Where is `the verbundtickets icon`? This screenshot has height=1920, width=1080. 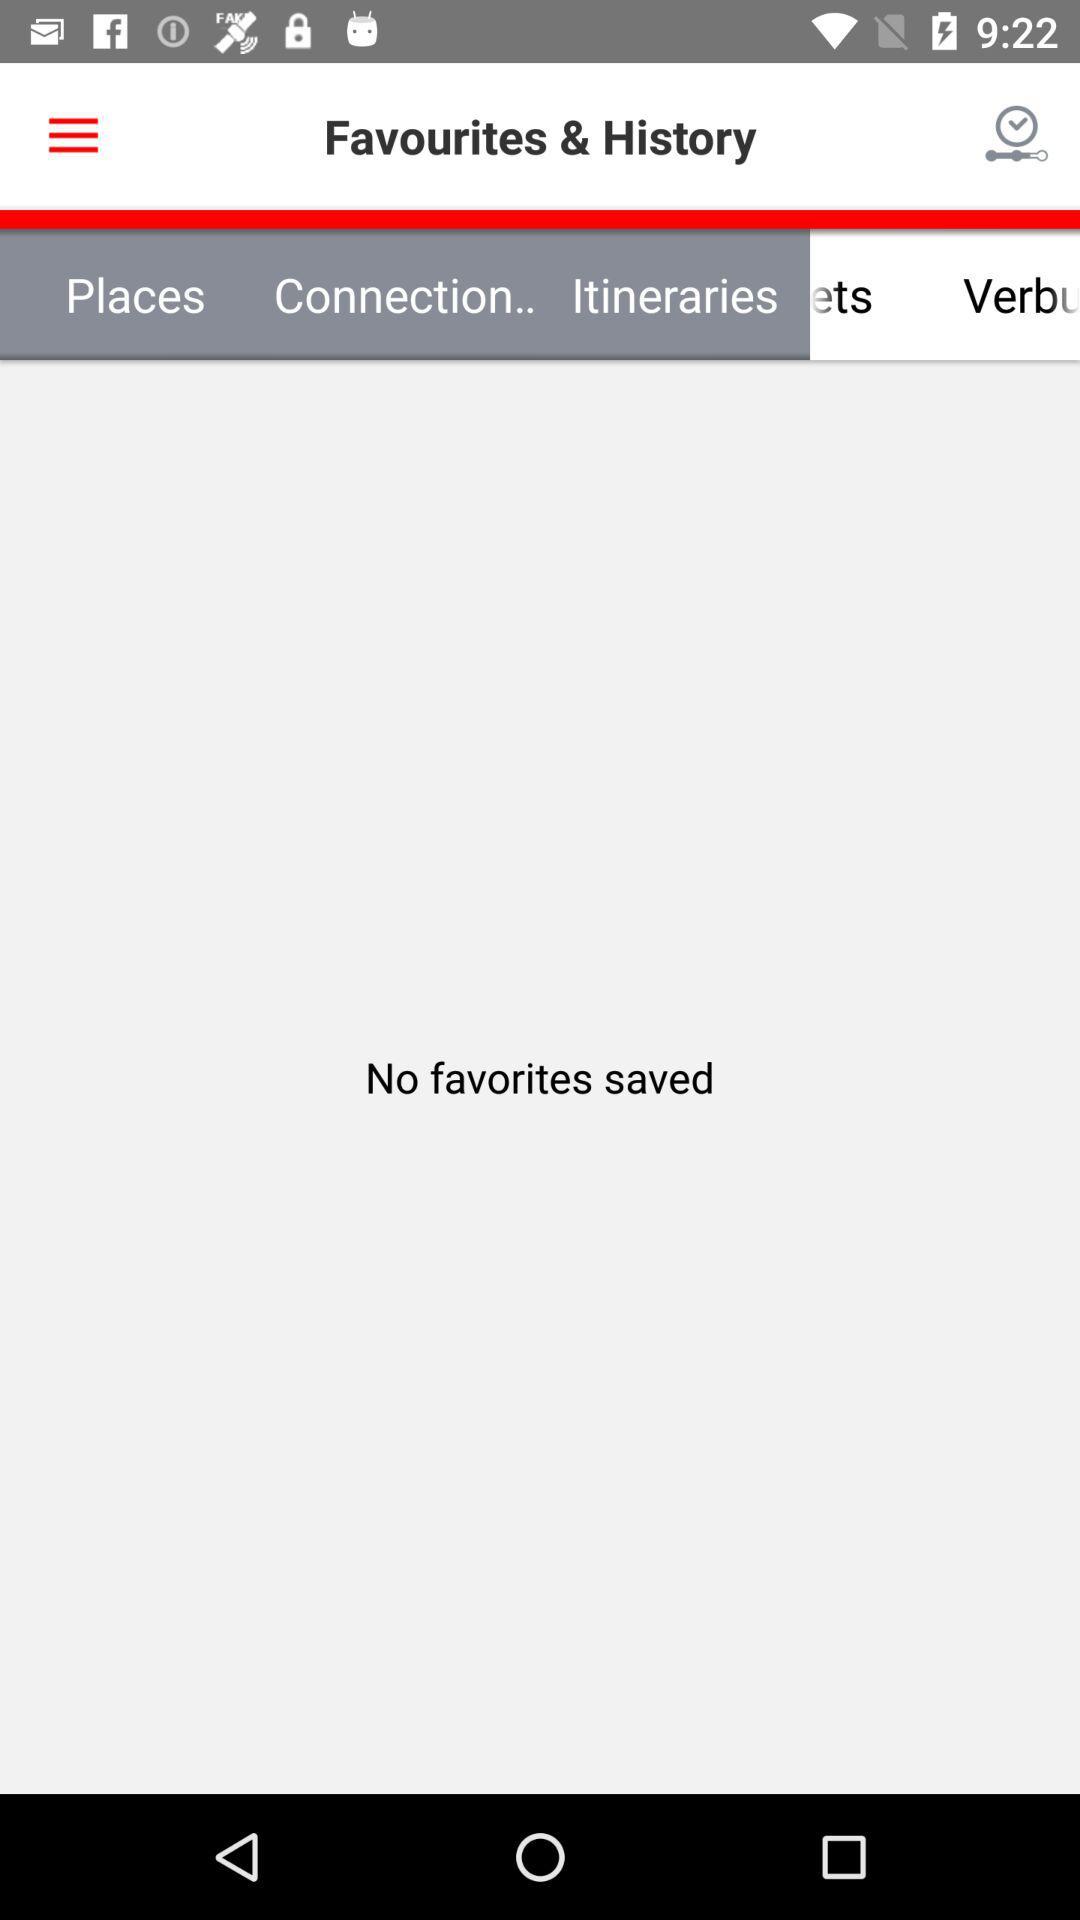
the verbundtickets icon is located at coordinates (945, 293).